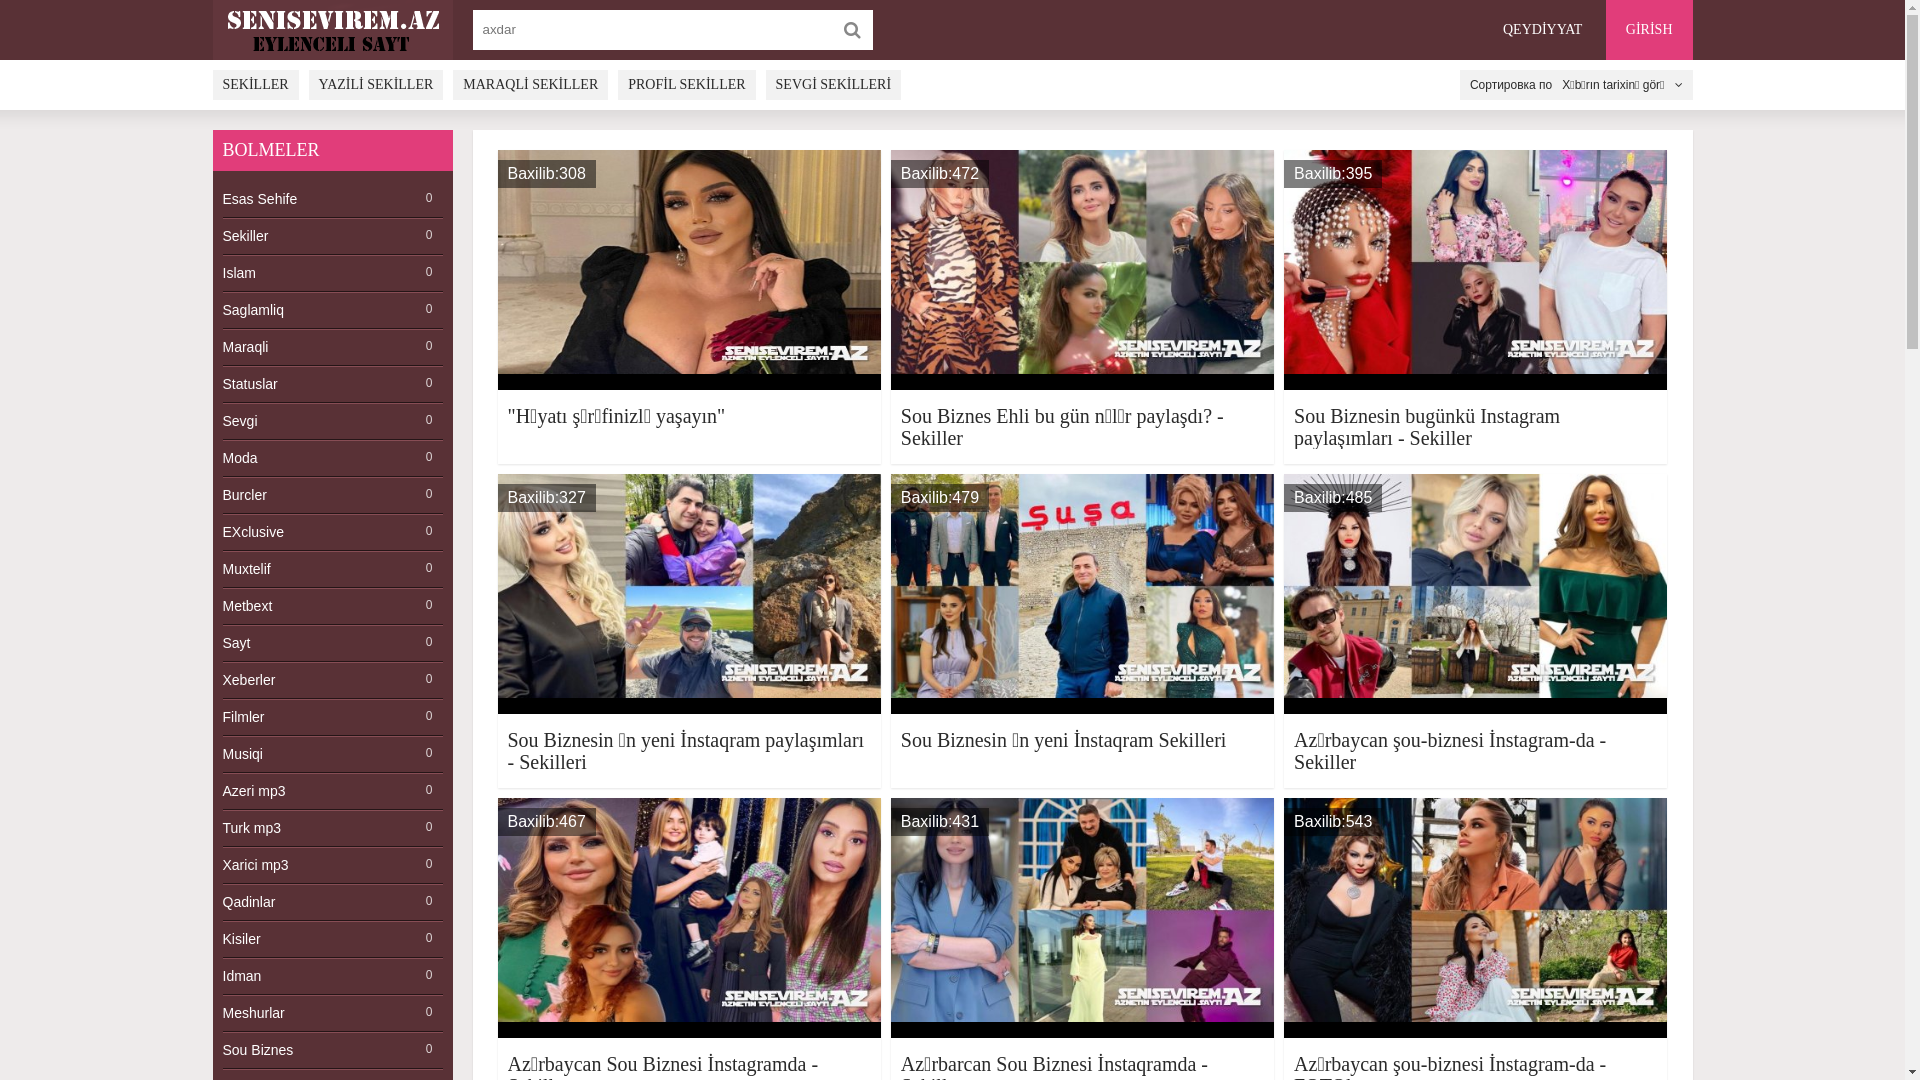 This screenshot has height=1080, width=1920. Describe the element at coordinates (1081, 593) in the screenshot. I see `'Baxilib:479'` at that location.